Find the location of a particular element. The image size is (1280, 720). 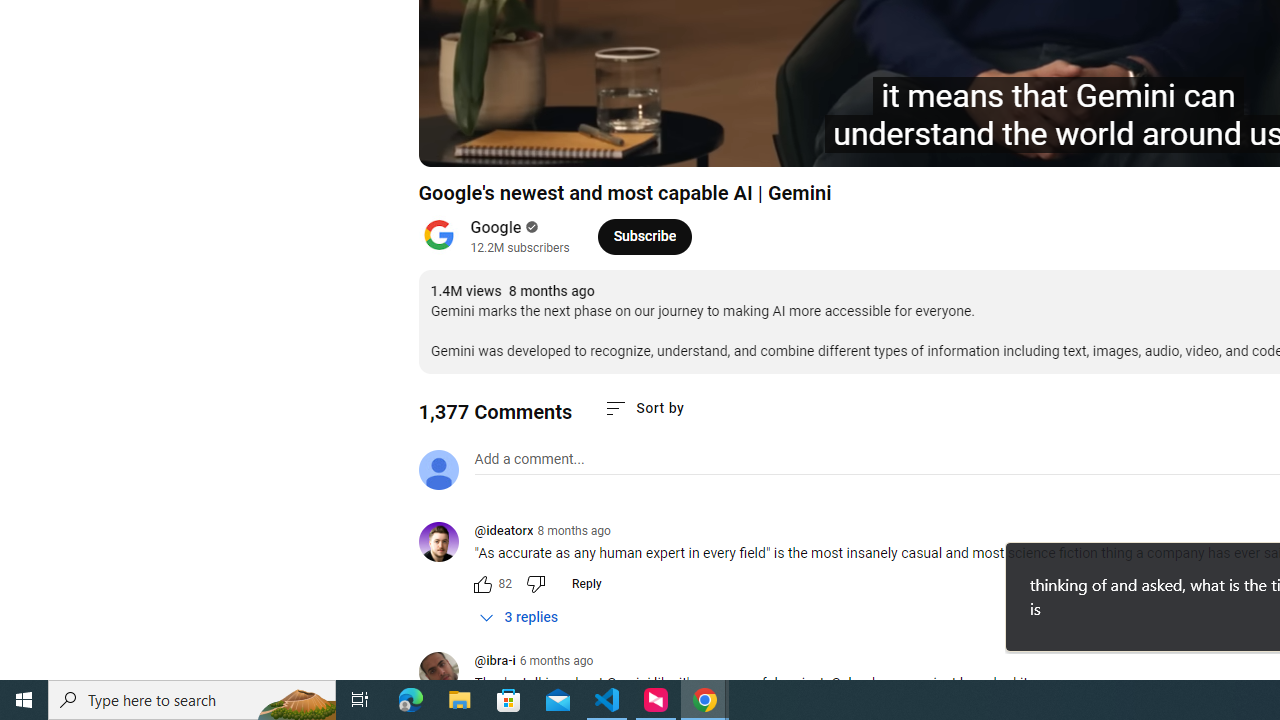

'Subscribe to Google.' is located at coordinates (644, 235).